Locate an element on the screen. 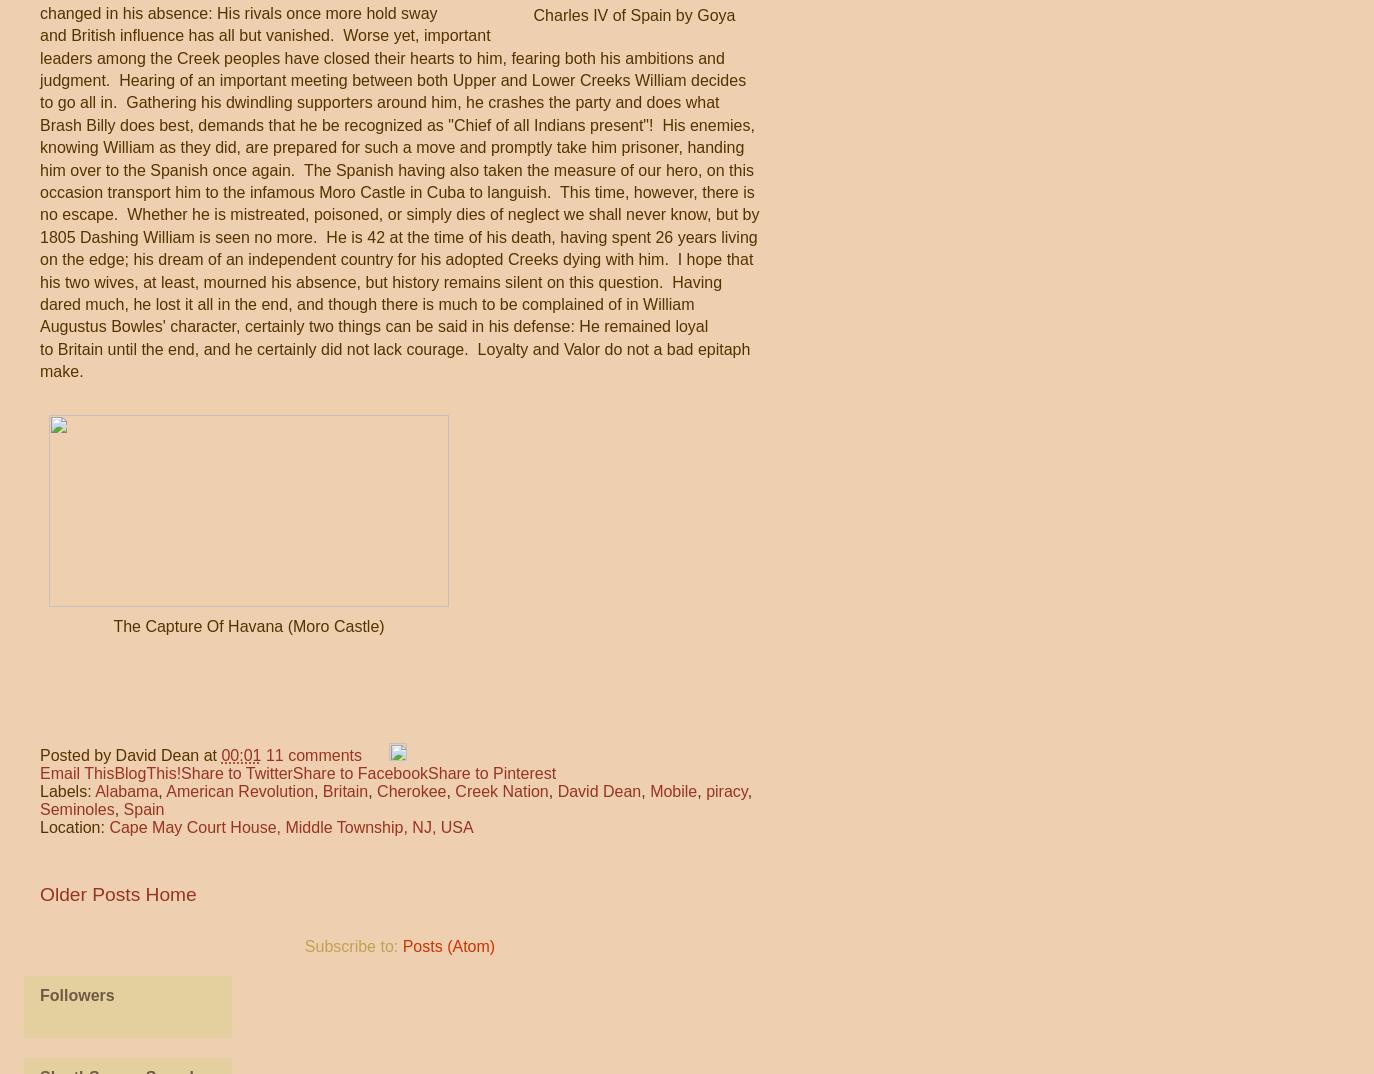 The height and width of the screenshot is (1074, 1374). 'Seminoles' is located at coordinates (38, 809).